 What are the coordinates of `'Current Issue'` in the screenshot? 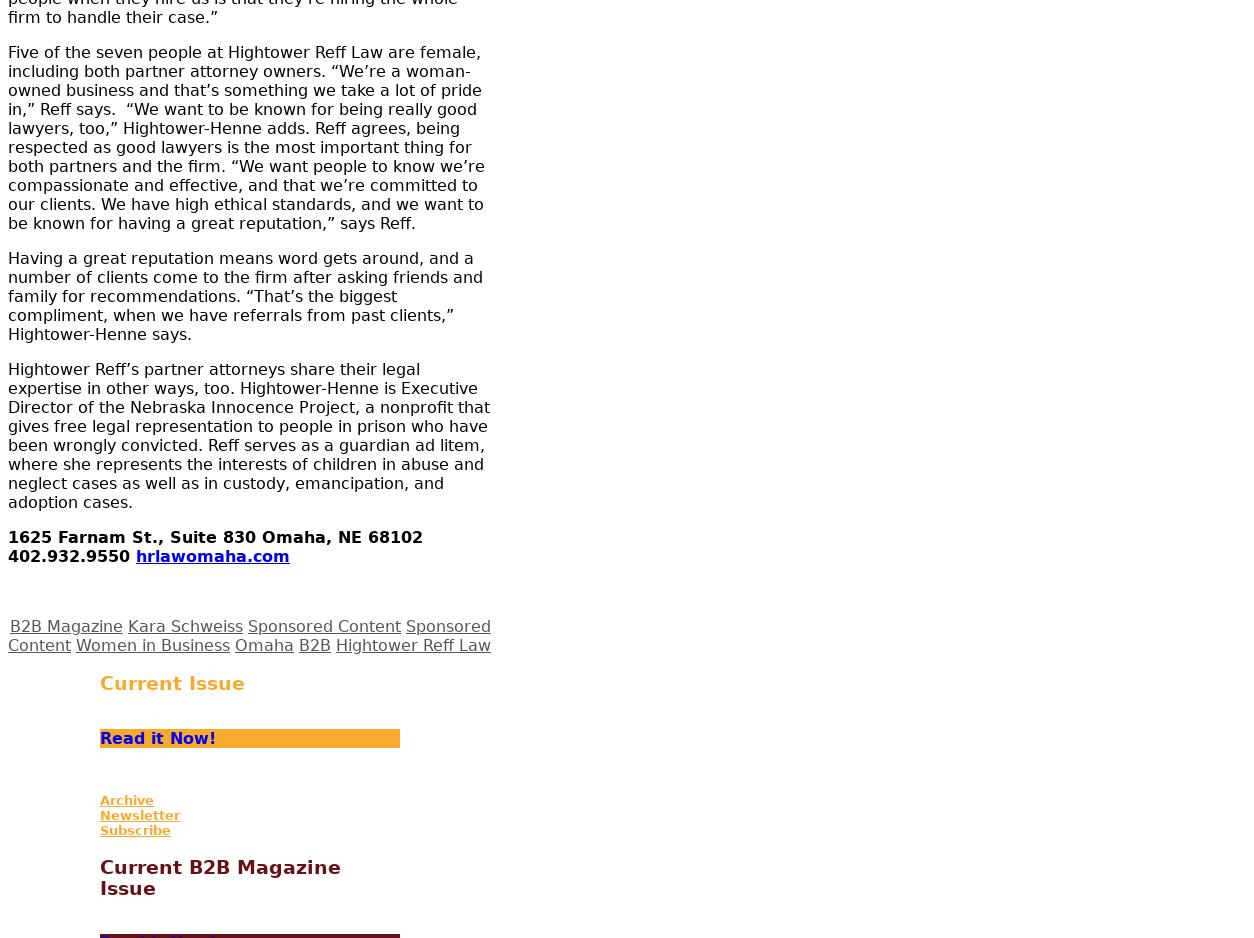 It's located at (171, 683).